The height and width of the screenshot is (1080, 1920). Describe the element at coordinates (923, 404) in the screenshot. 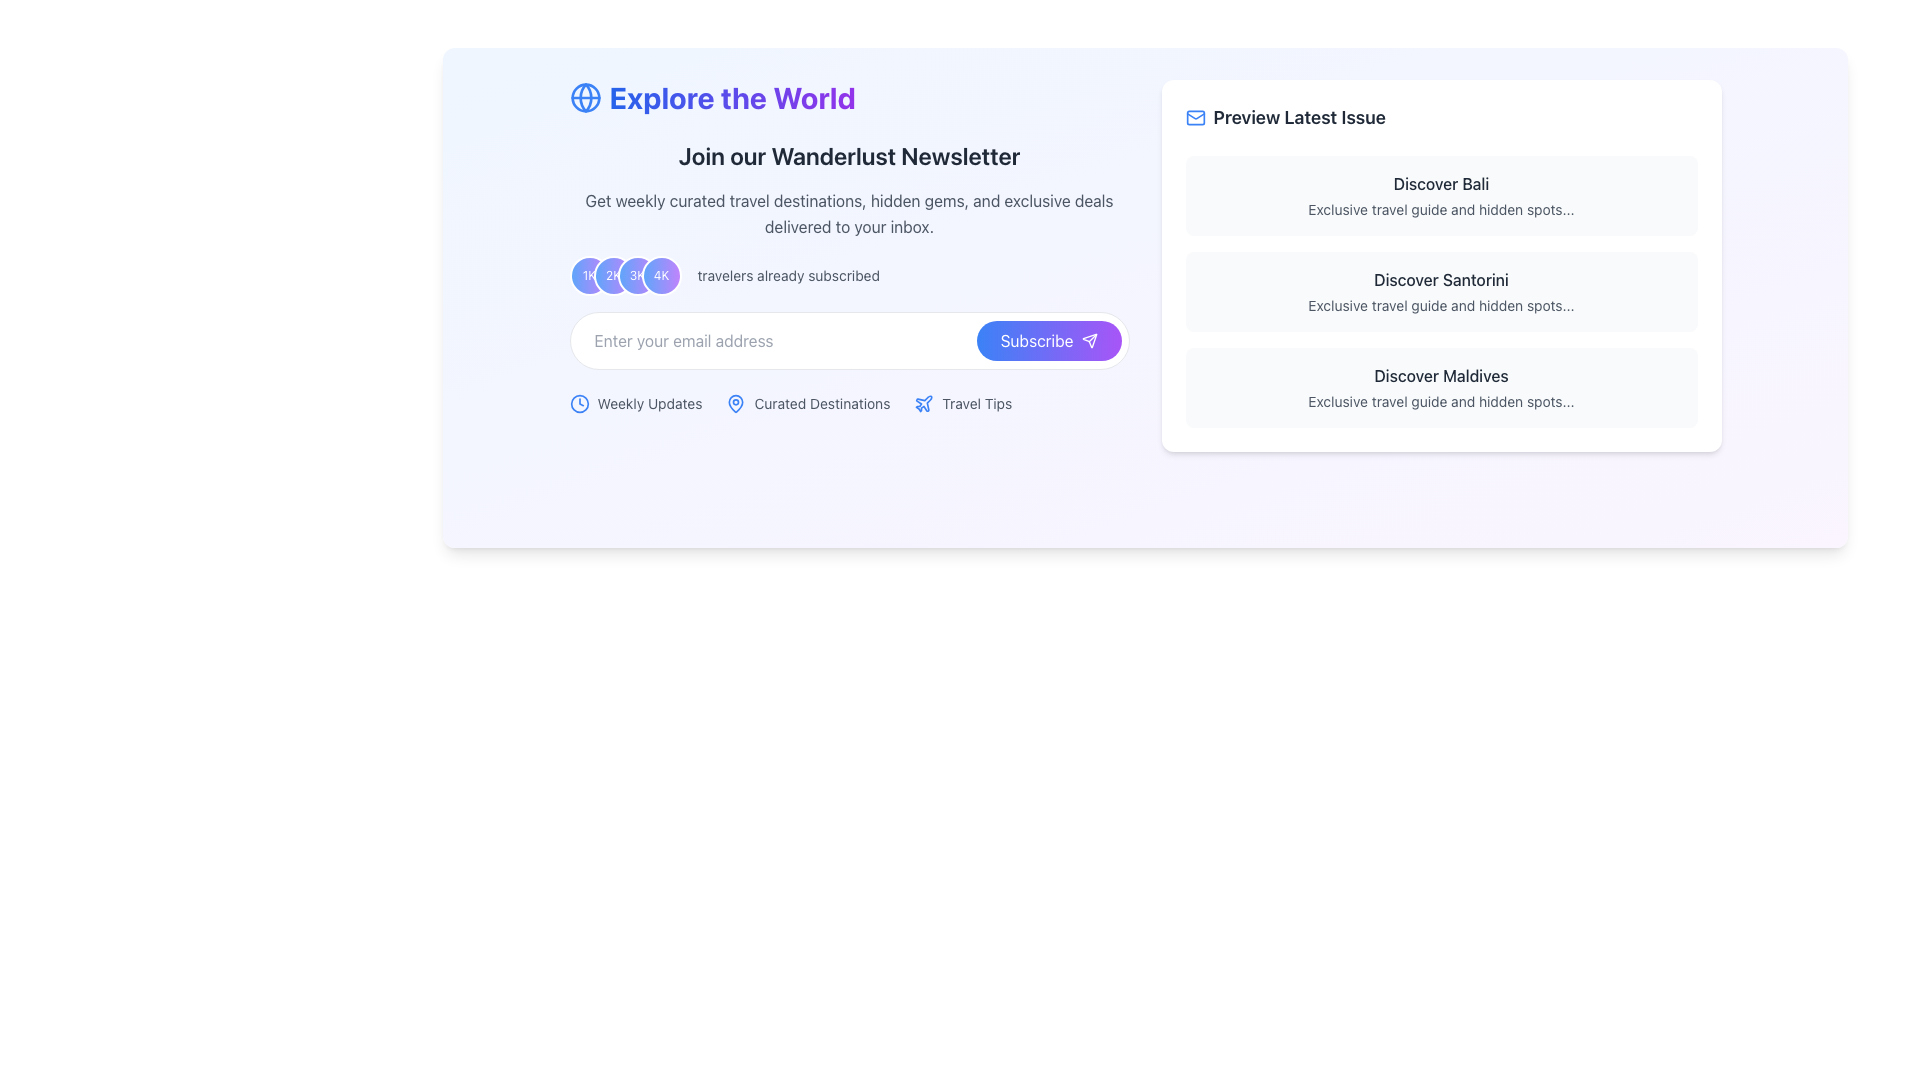

I see `the blue airplane icon next to the text 'Travel Tips' located in the bottom section of the left card` at that location.